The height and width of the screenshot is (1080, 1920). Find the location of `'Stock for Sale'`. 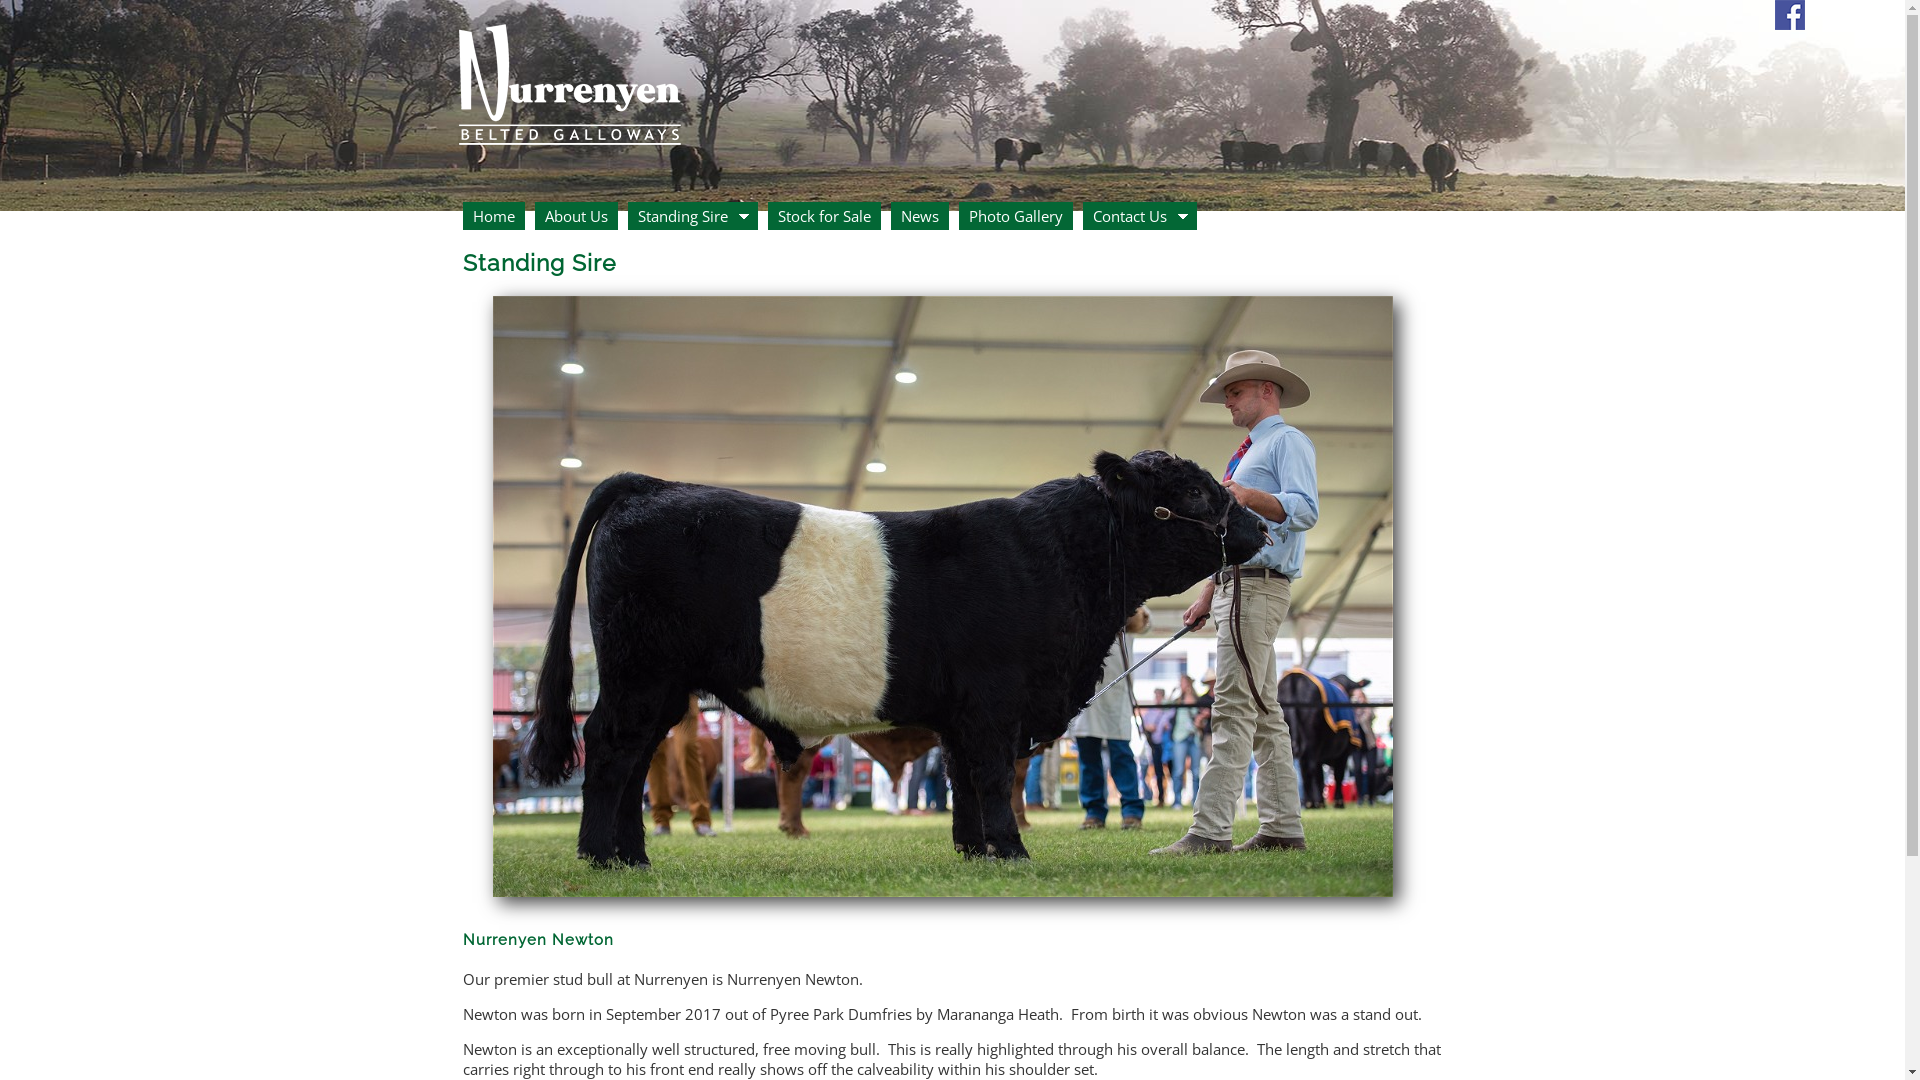

'Stock for Sale' is located at coordinates (824, 216).